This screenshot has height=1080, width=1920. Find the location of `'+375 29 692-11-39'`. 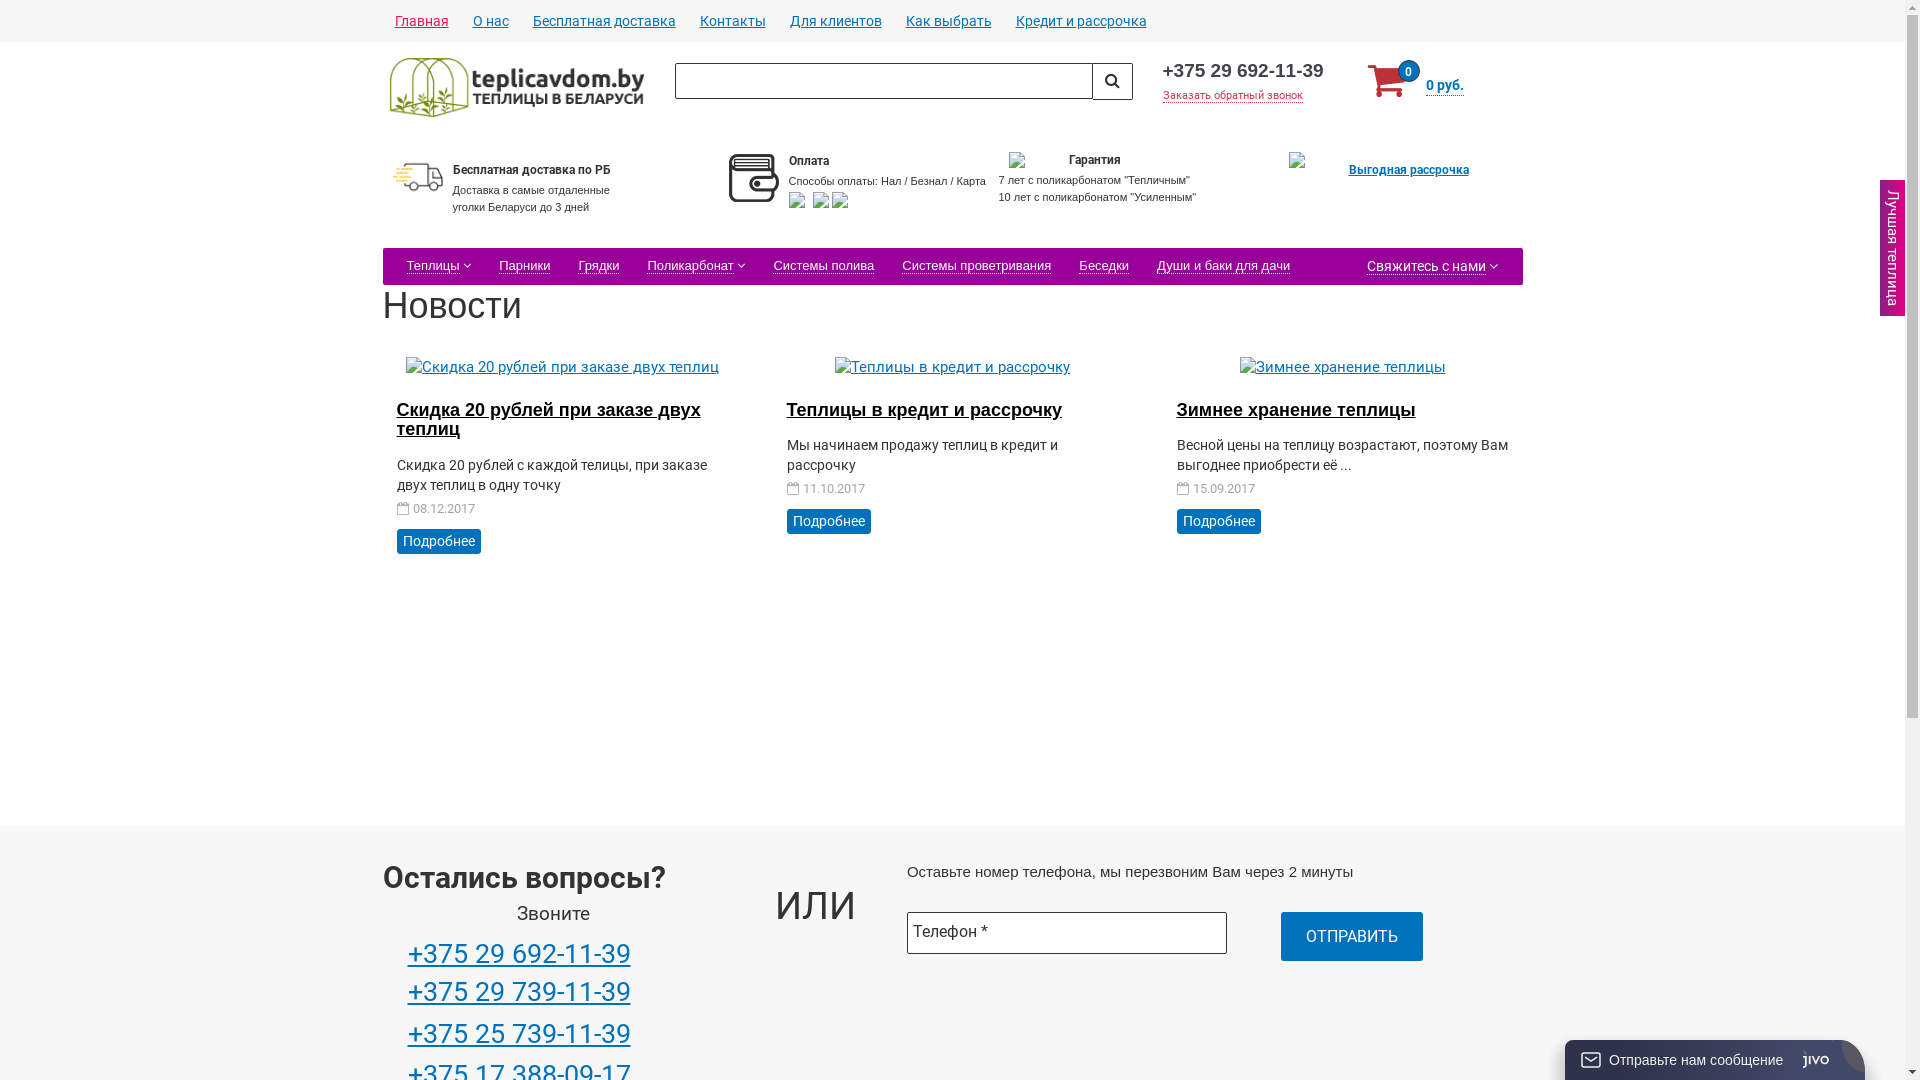

'+375 29 692-11-39' is located at coordinates (519, 952).